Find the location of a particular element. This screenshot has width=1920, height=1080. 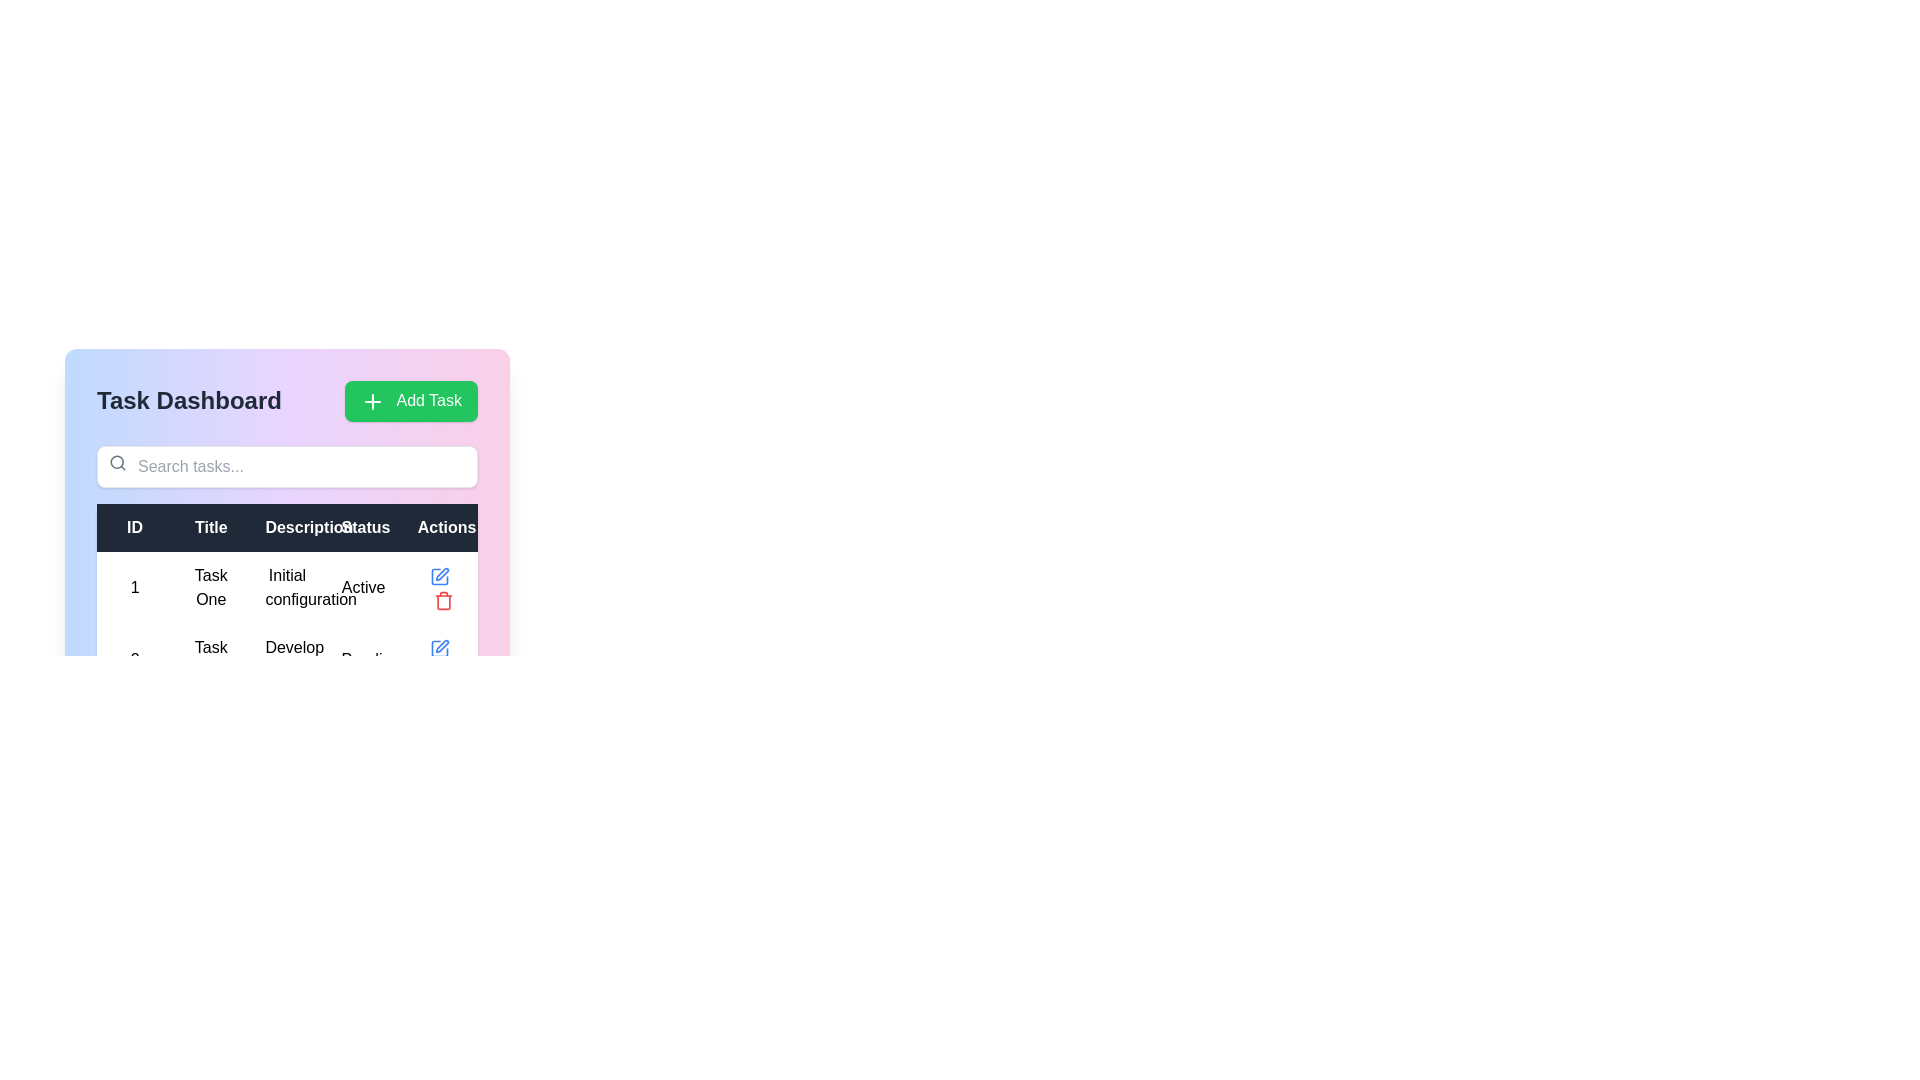

text of the status label located in the first row of the table under the 'Status' column, which follows 'Initial configuration' from the 'Description' column is located at coordinates (363, 586).